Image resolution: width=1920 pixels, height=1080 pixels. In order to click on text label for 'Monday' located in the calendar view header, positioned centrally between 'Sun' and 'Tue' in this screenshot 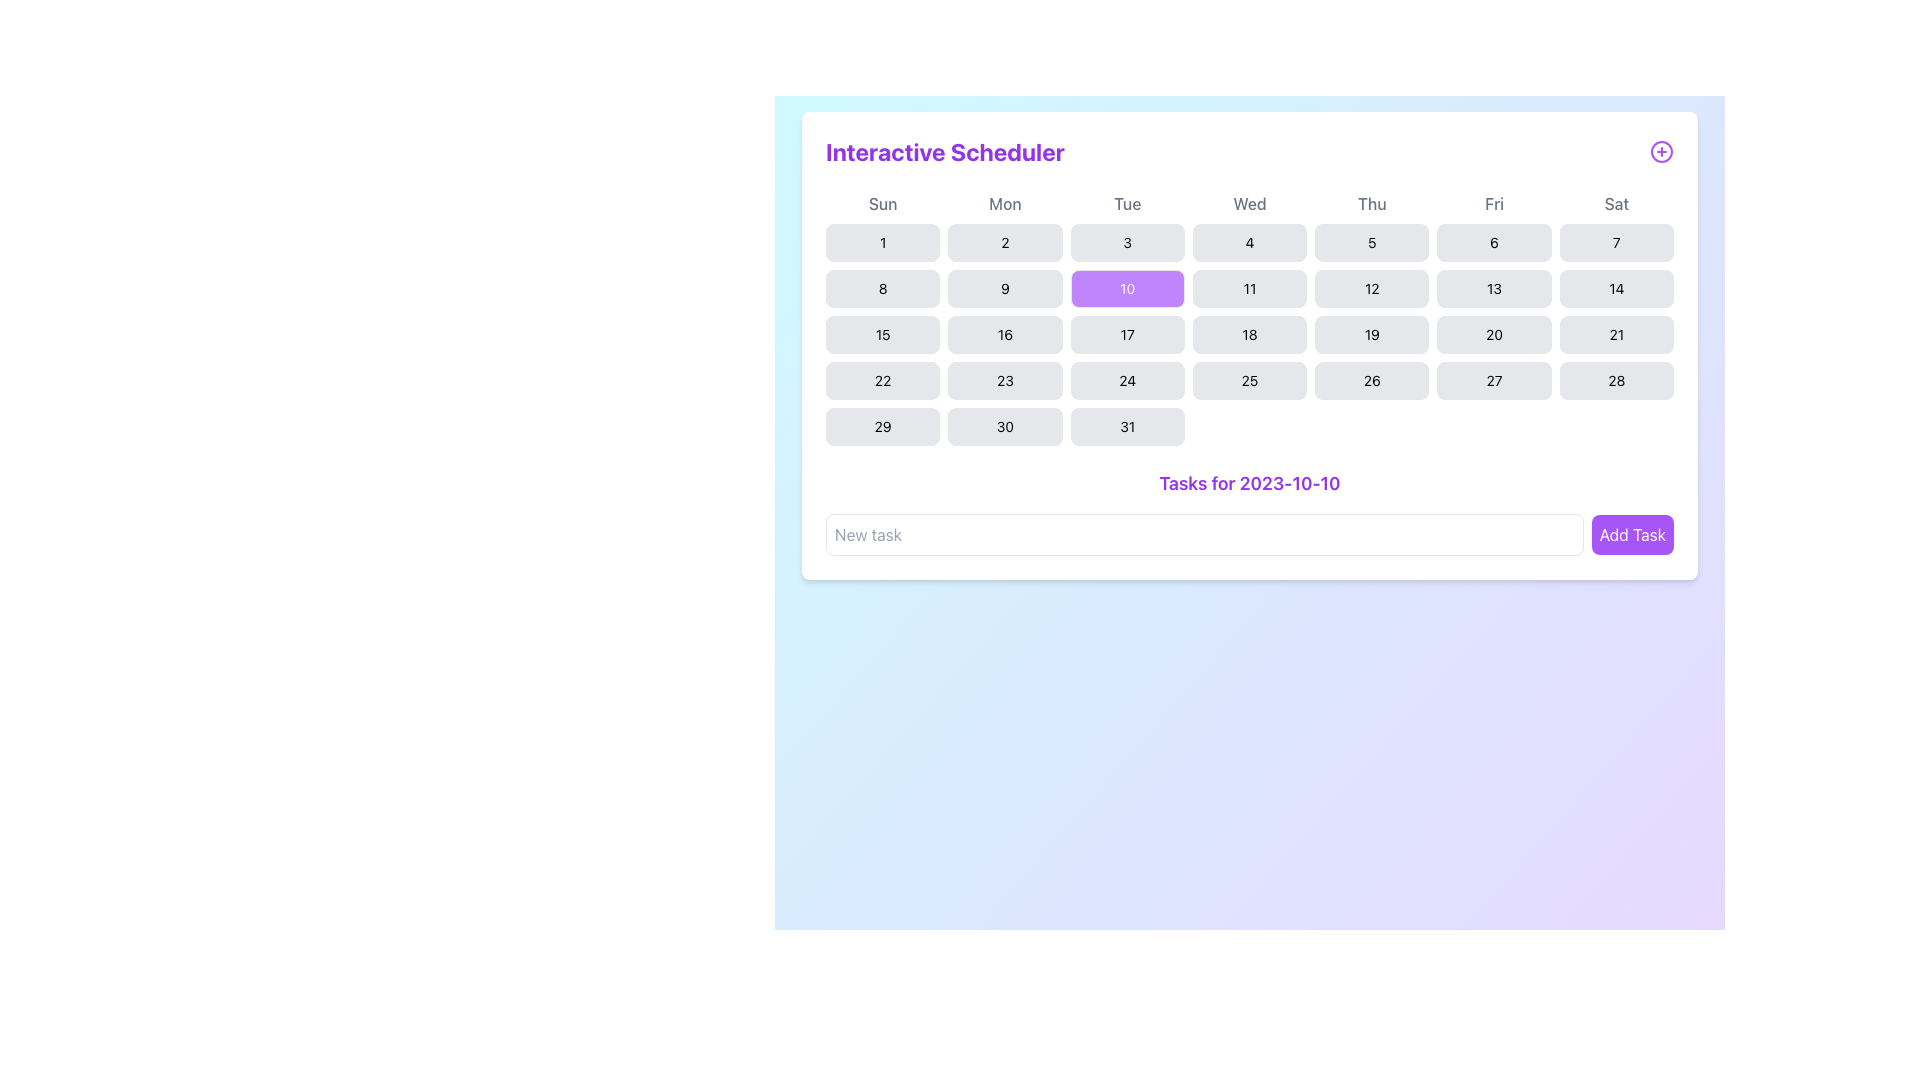, I will do `click(1005, 204)`.